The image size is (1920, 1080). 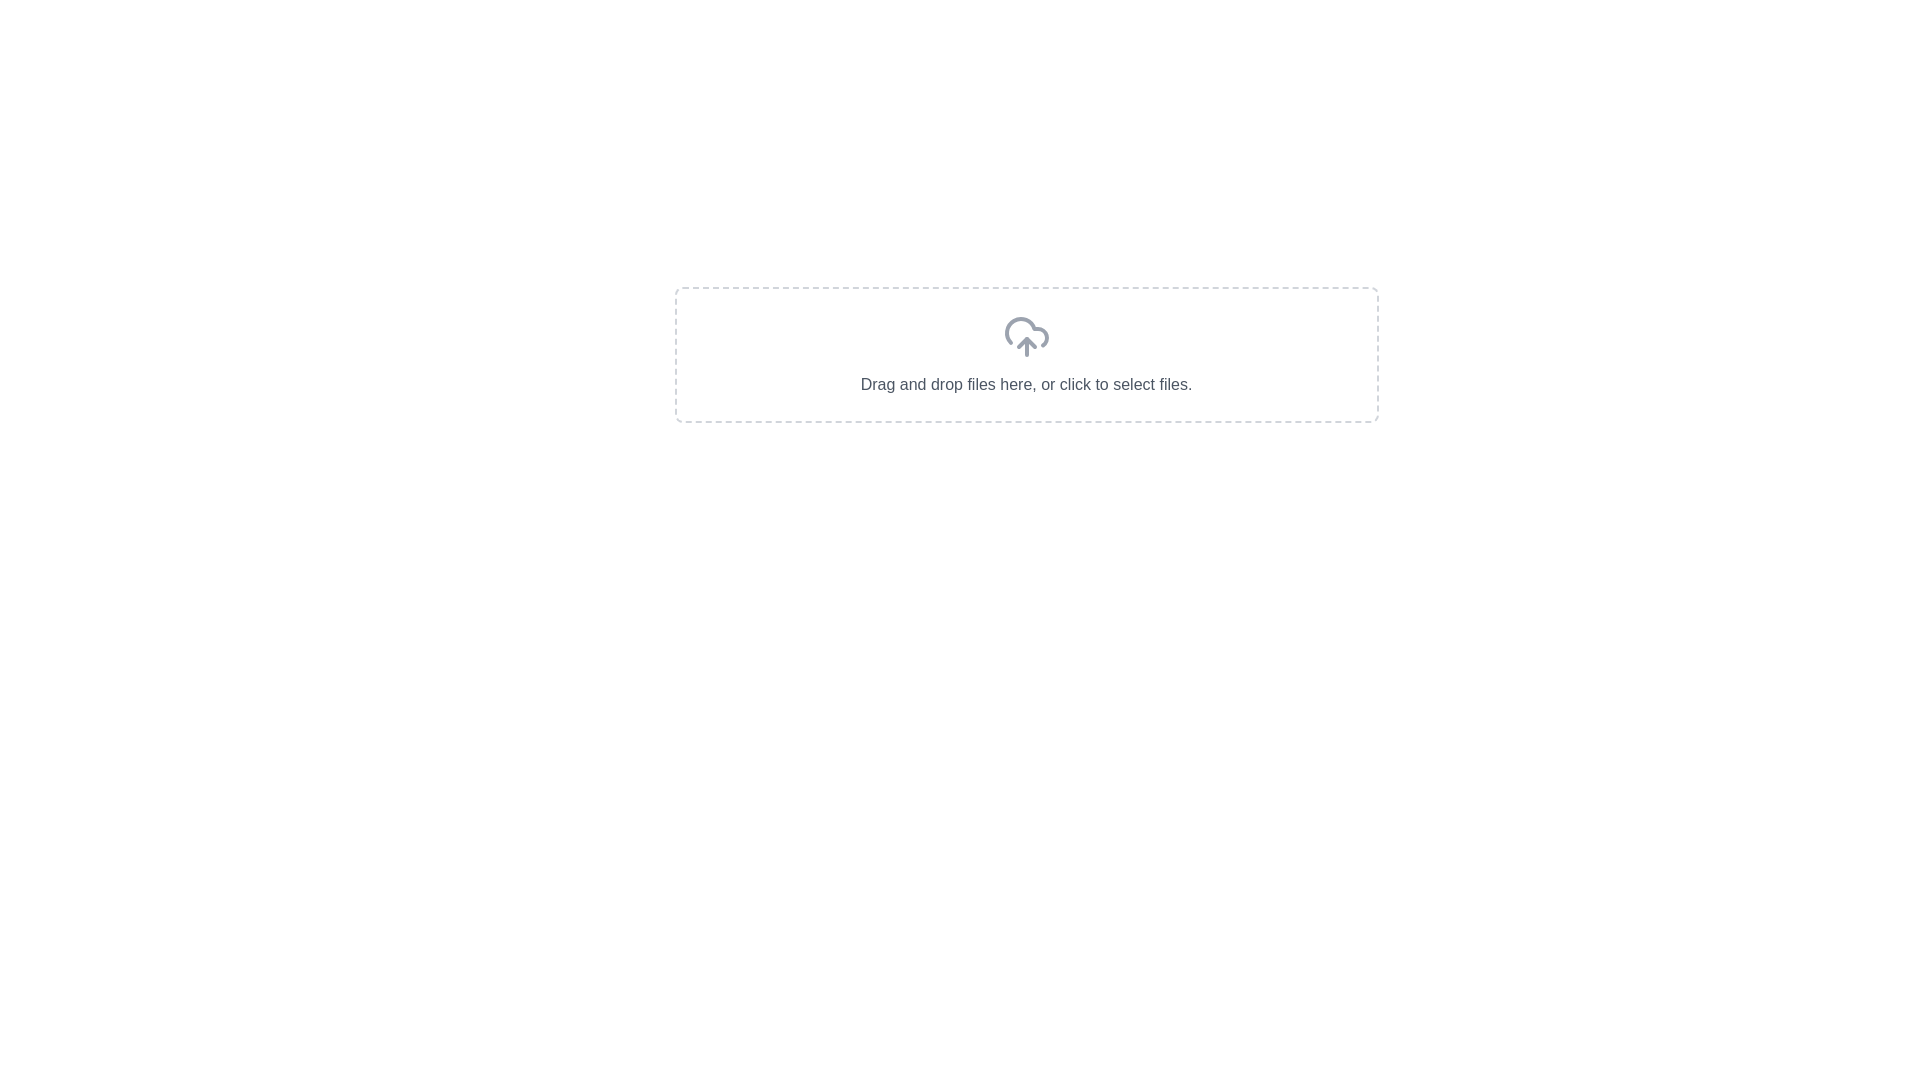 I want to click on the distinctive file upload area with a dashed border, which features a cloud icon and the text 'Drag and drop files here, or click to select files.', so click(x=1026, y=353).